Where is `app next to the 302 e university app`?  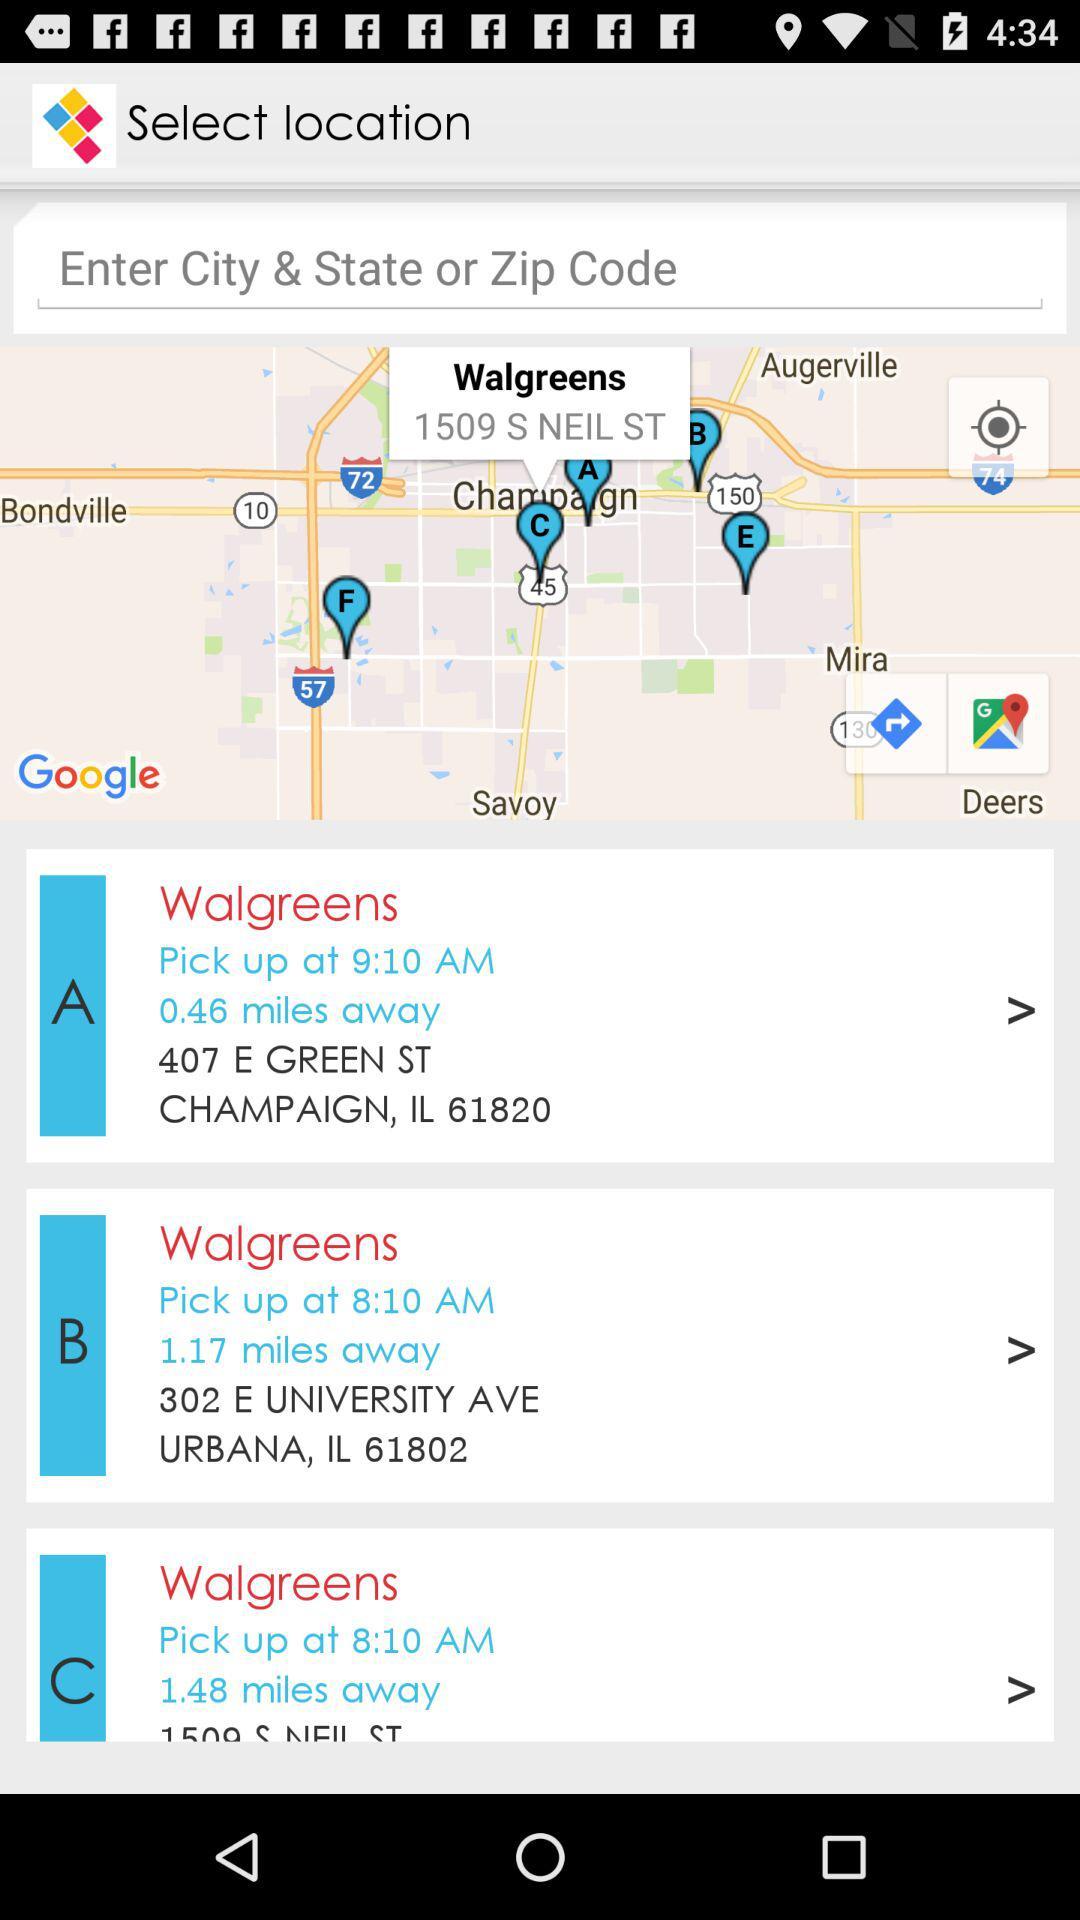
app next to the 302 e university app is located at coordinates (1020, 1345).